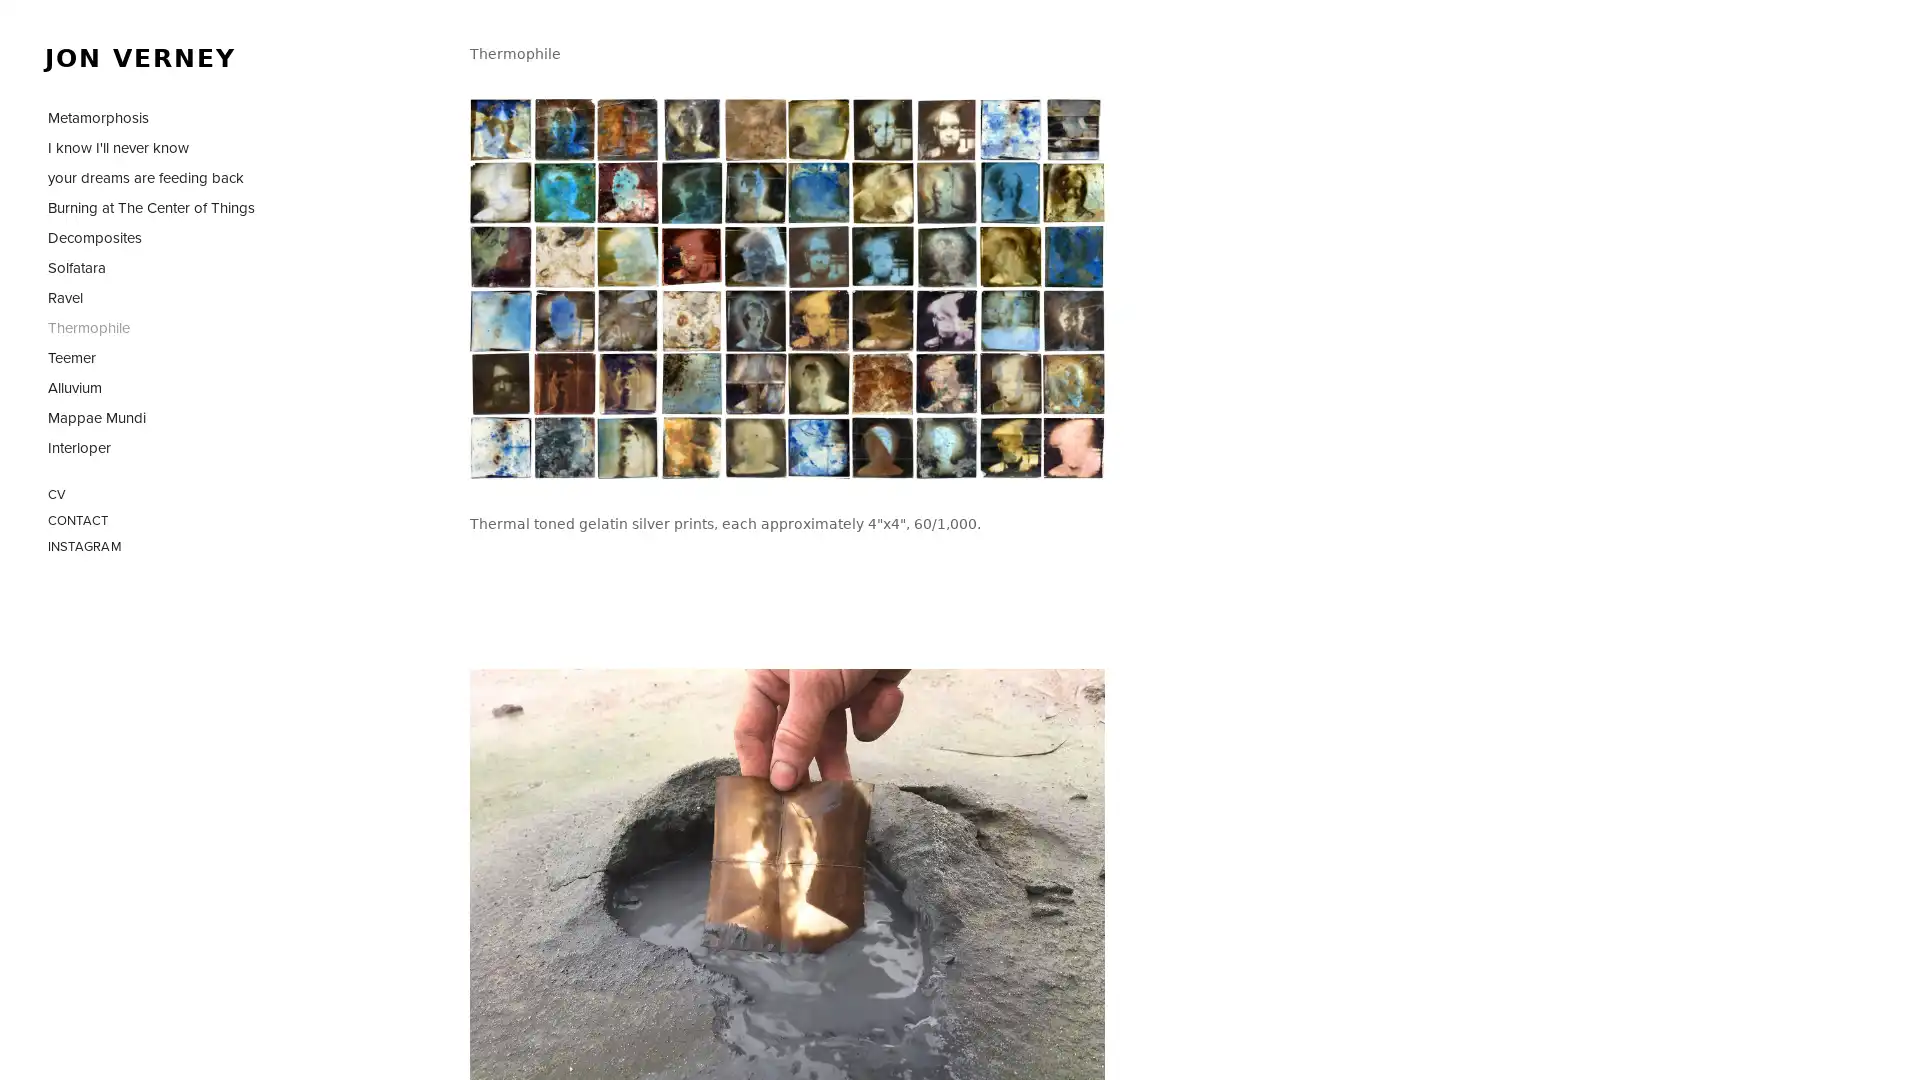 This screenshot has width=1920, height=1080. What do you see at coordinates (562, 128) in the screenshot?
I see `View fullsize jon_verney_thermophile_36.jpg` at bounding box center [562, 128].